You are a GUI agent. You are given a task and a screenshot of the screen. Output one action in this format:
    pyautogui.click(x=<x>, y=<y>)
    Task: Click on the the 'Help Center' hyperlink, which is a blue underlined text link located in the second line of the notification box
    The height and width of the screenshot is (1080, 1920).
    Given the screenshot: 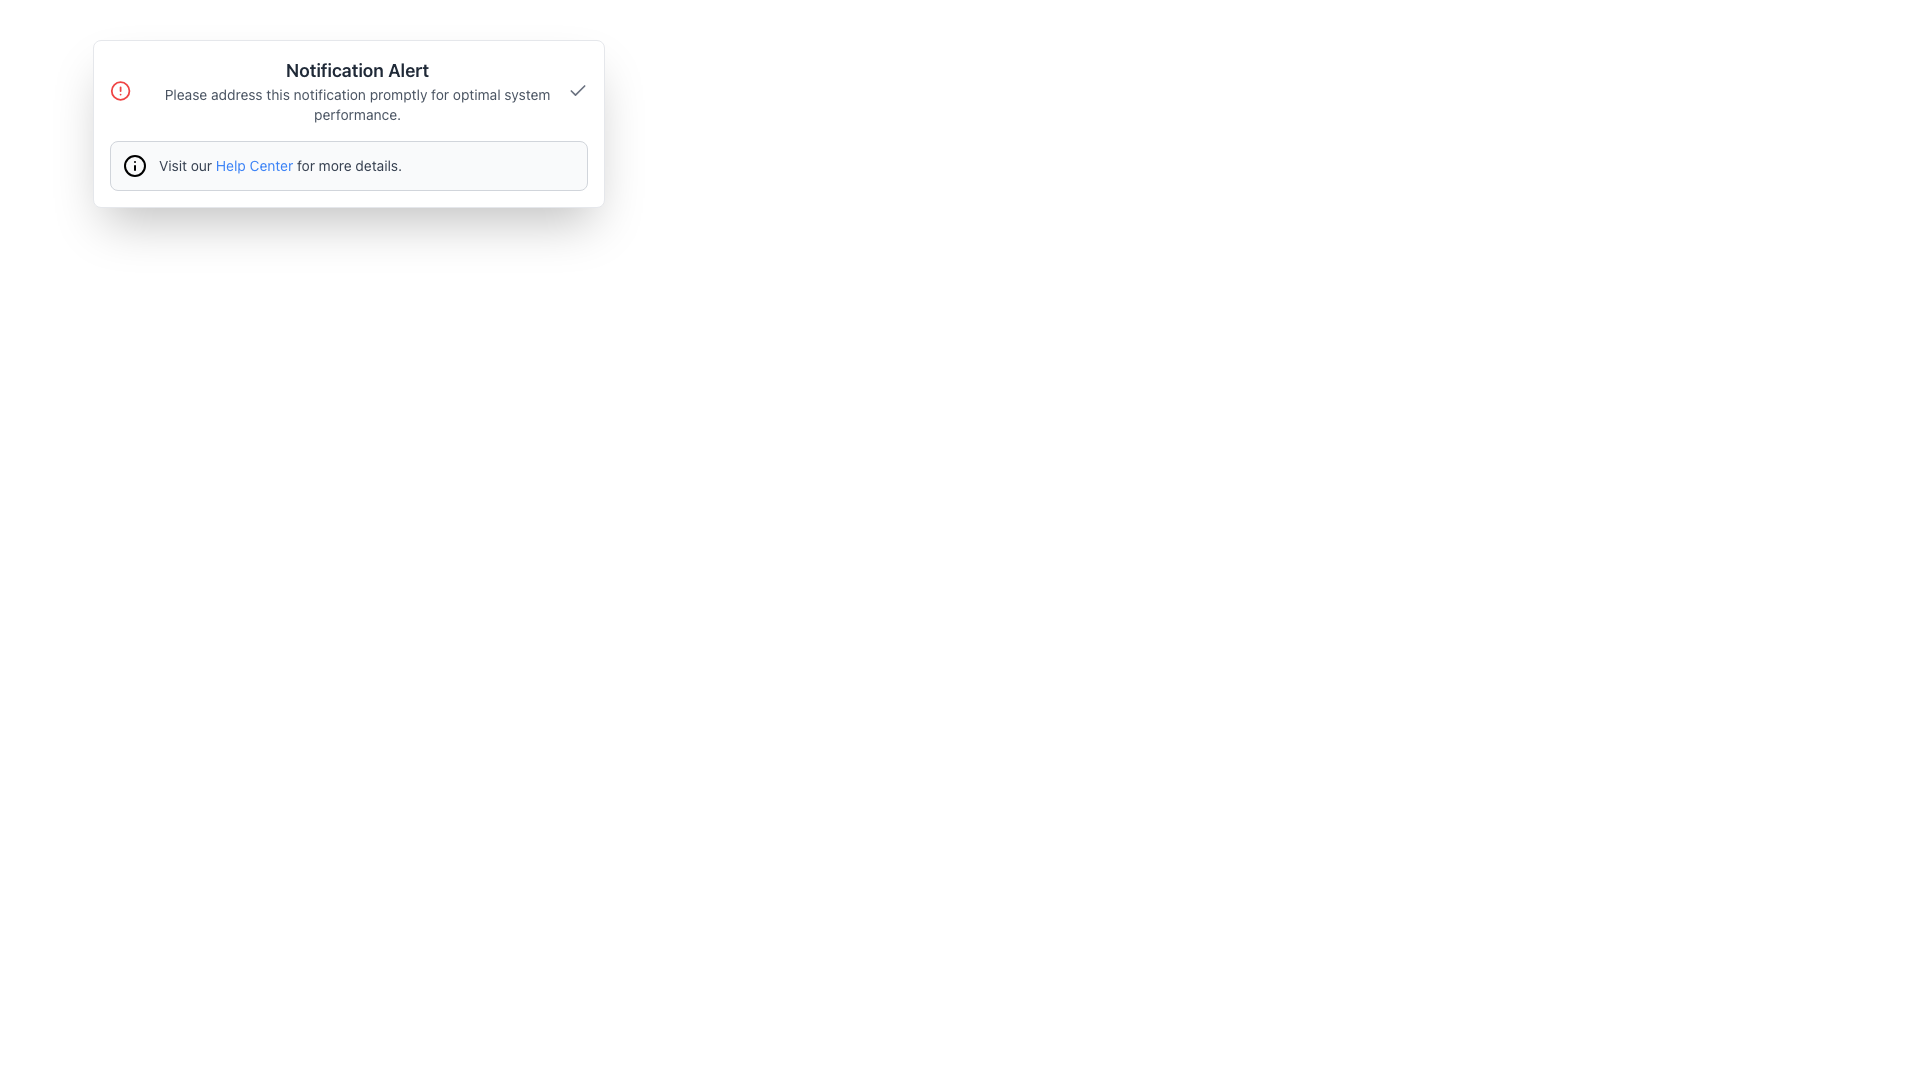 What is the action you would take?
    pyautogui.click(x=253, y=164)
    